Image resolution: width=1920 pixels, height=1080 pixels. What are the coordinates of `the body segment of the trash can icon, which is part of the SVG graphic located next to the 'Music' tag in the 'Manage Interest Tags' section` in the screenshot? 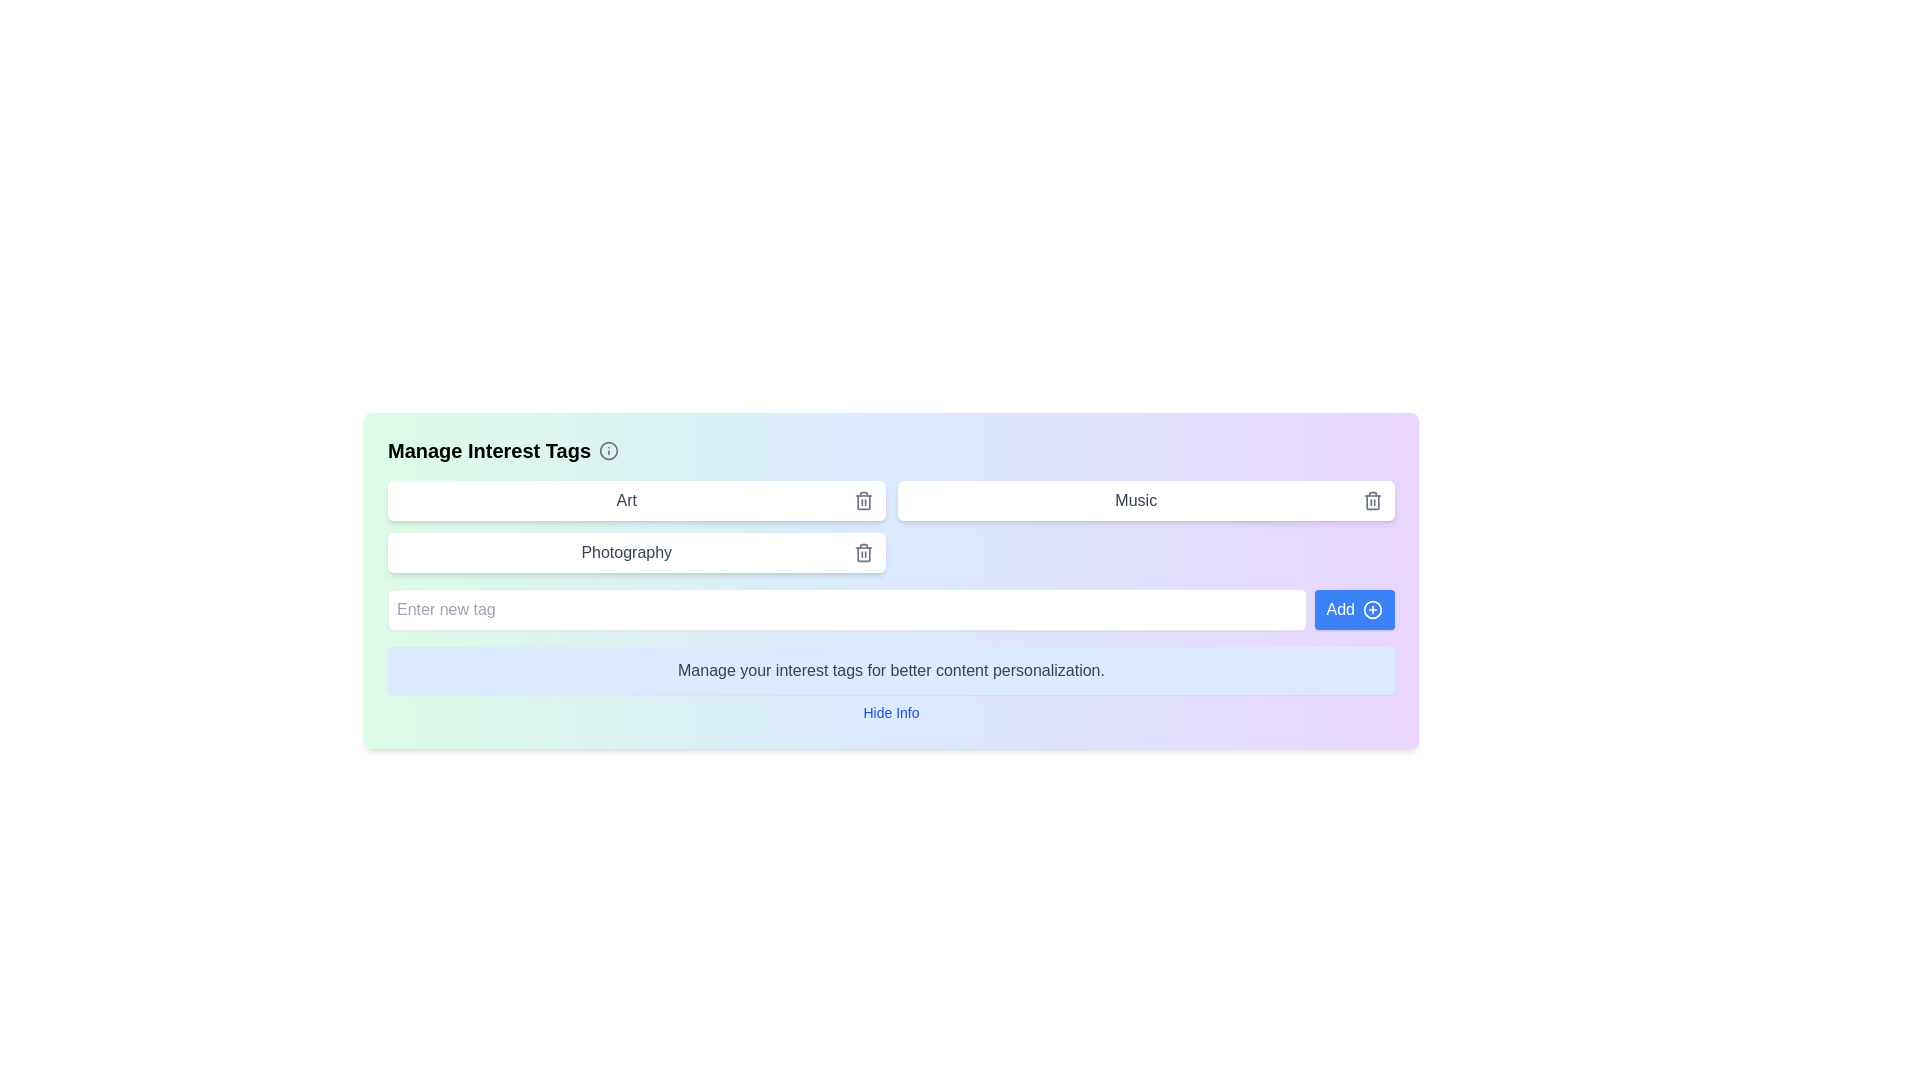 It's located at (1371, 500).